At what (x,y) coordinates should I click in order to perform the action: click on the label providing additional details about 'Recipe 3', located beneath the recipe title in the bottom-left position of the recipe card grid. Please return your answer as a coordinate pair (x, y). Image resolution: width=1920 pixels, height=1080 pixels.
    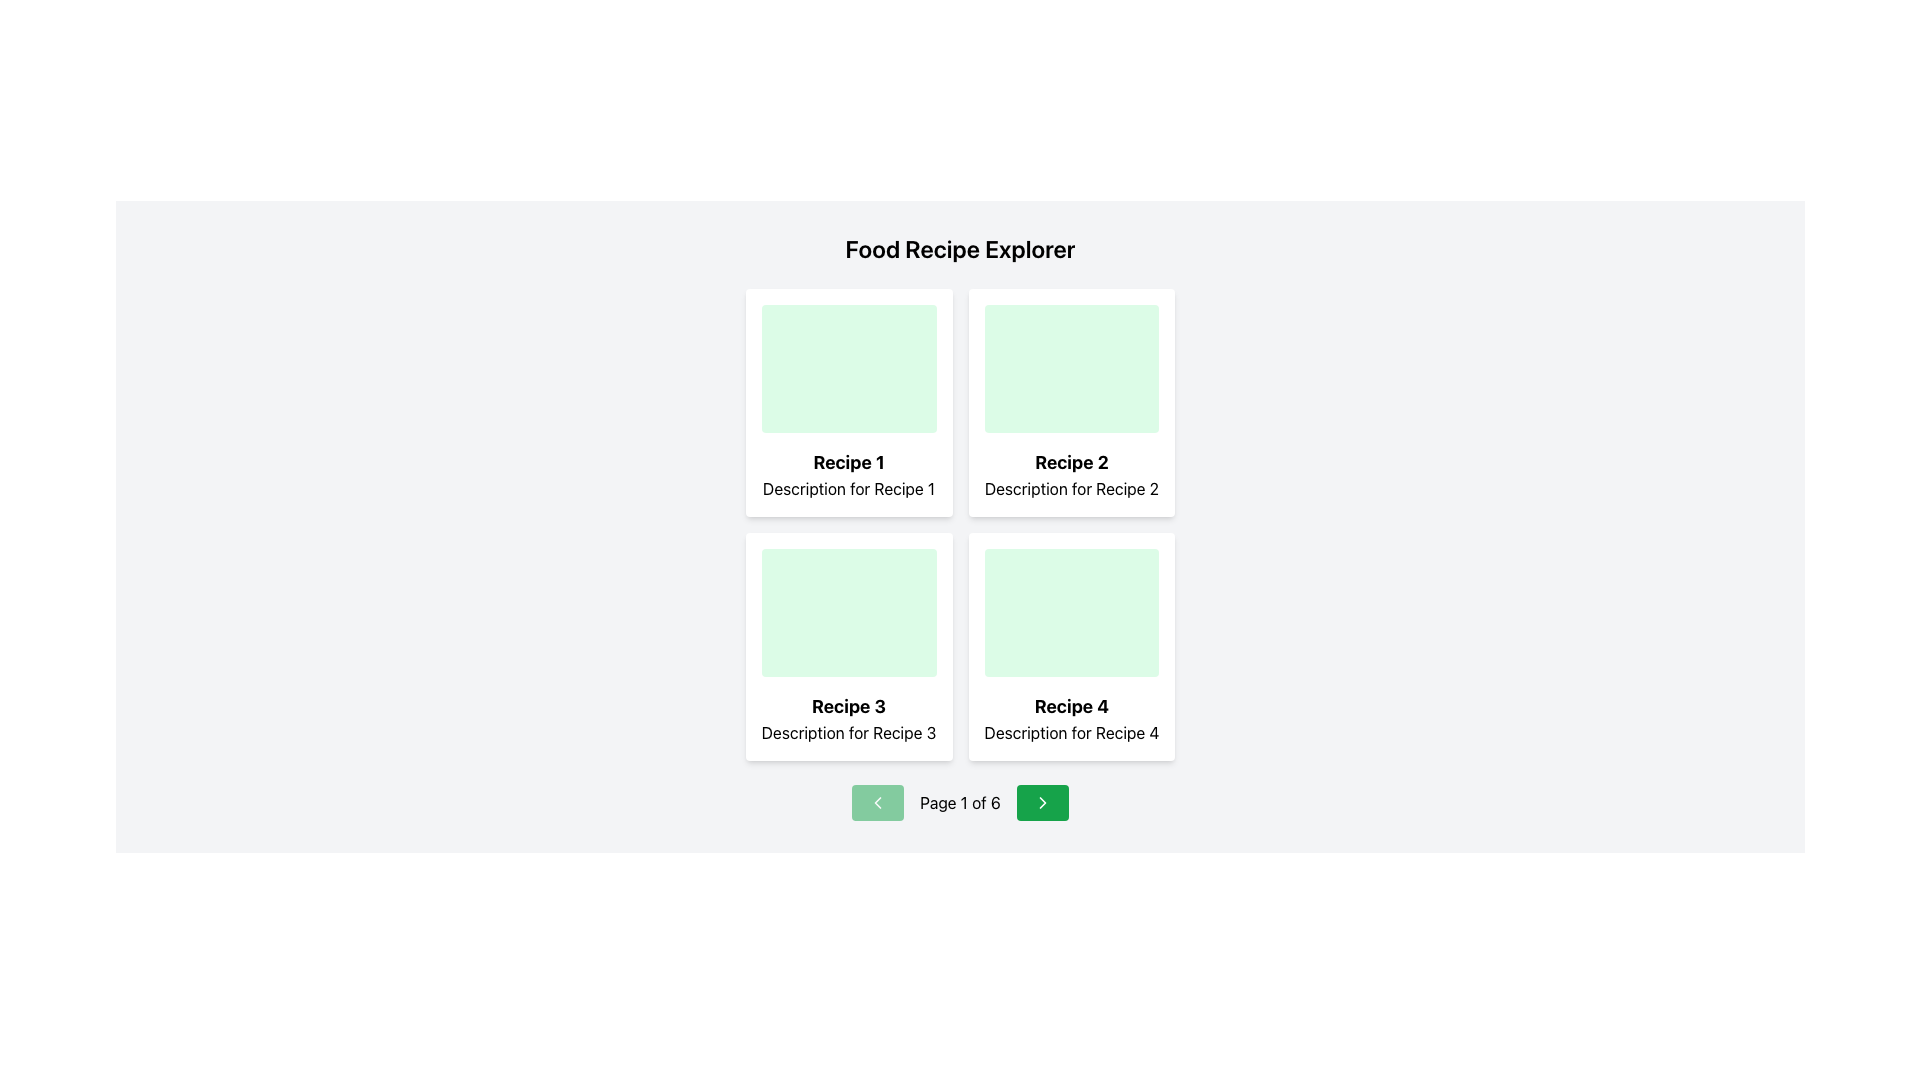
    Looking at the image, I should click on (849, 732).